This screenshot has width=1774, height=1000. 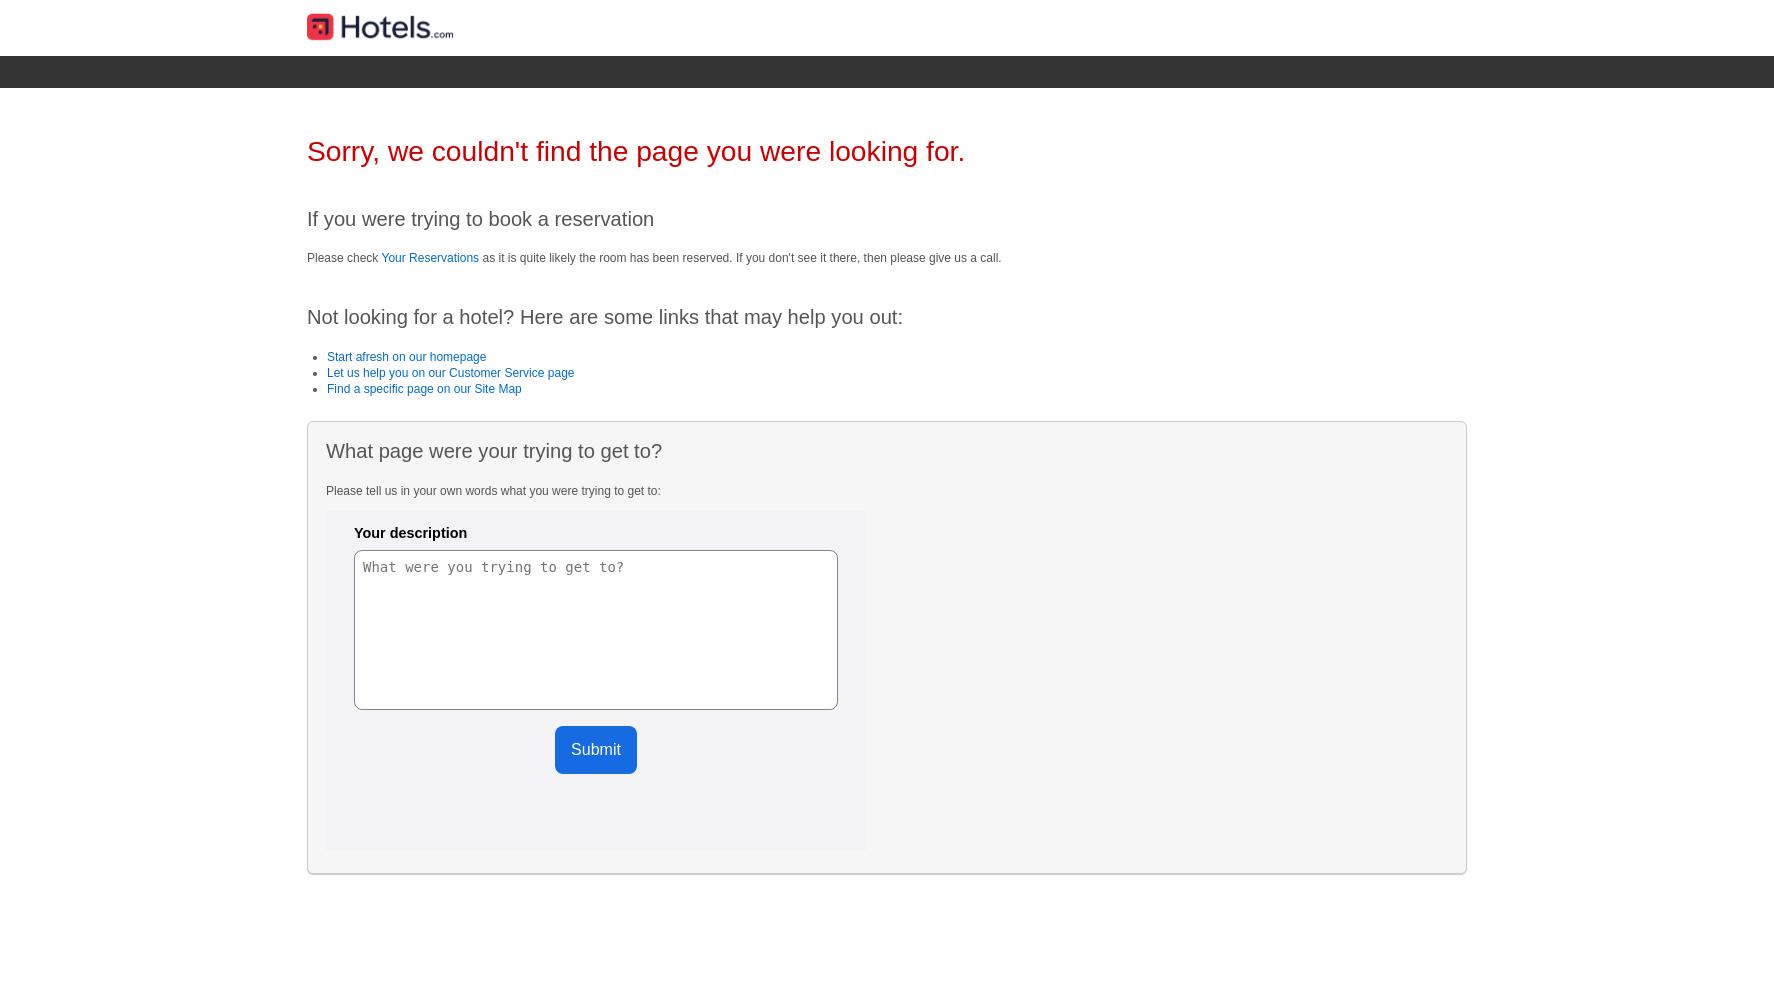 What do you see at coordinates (635, 151) in the screenshot?
I see `'Sorry, we couldn't find the page you were looking for.'` at bounding box center [635, 151].